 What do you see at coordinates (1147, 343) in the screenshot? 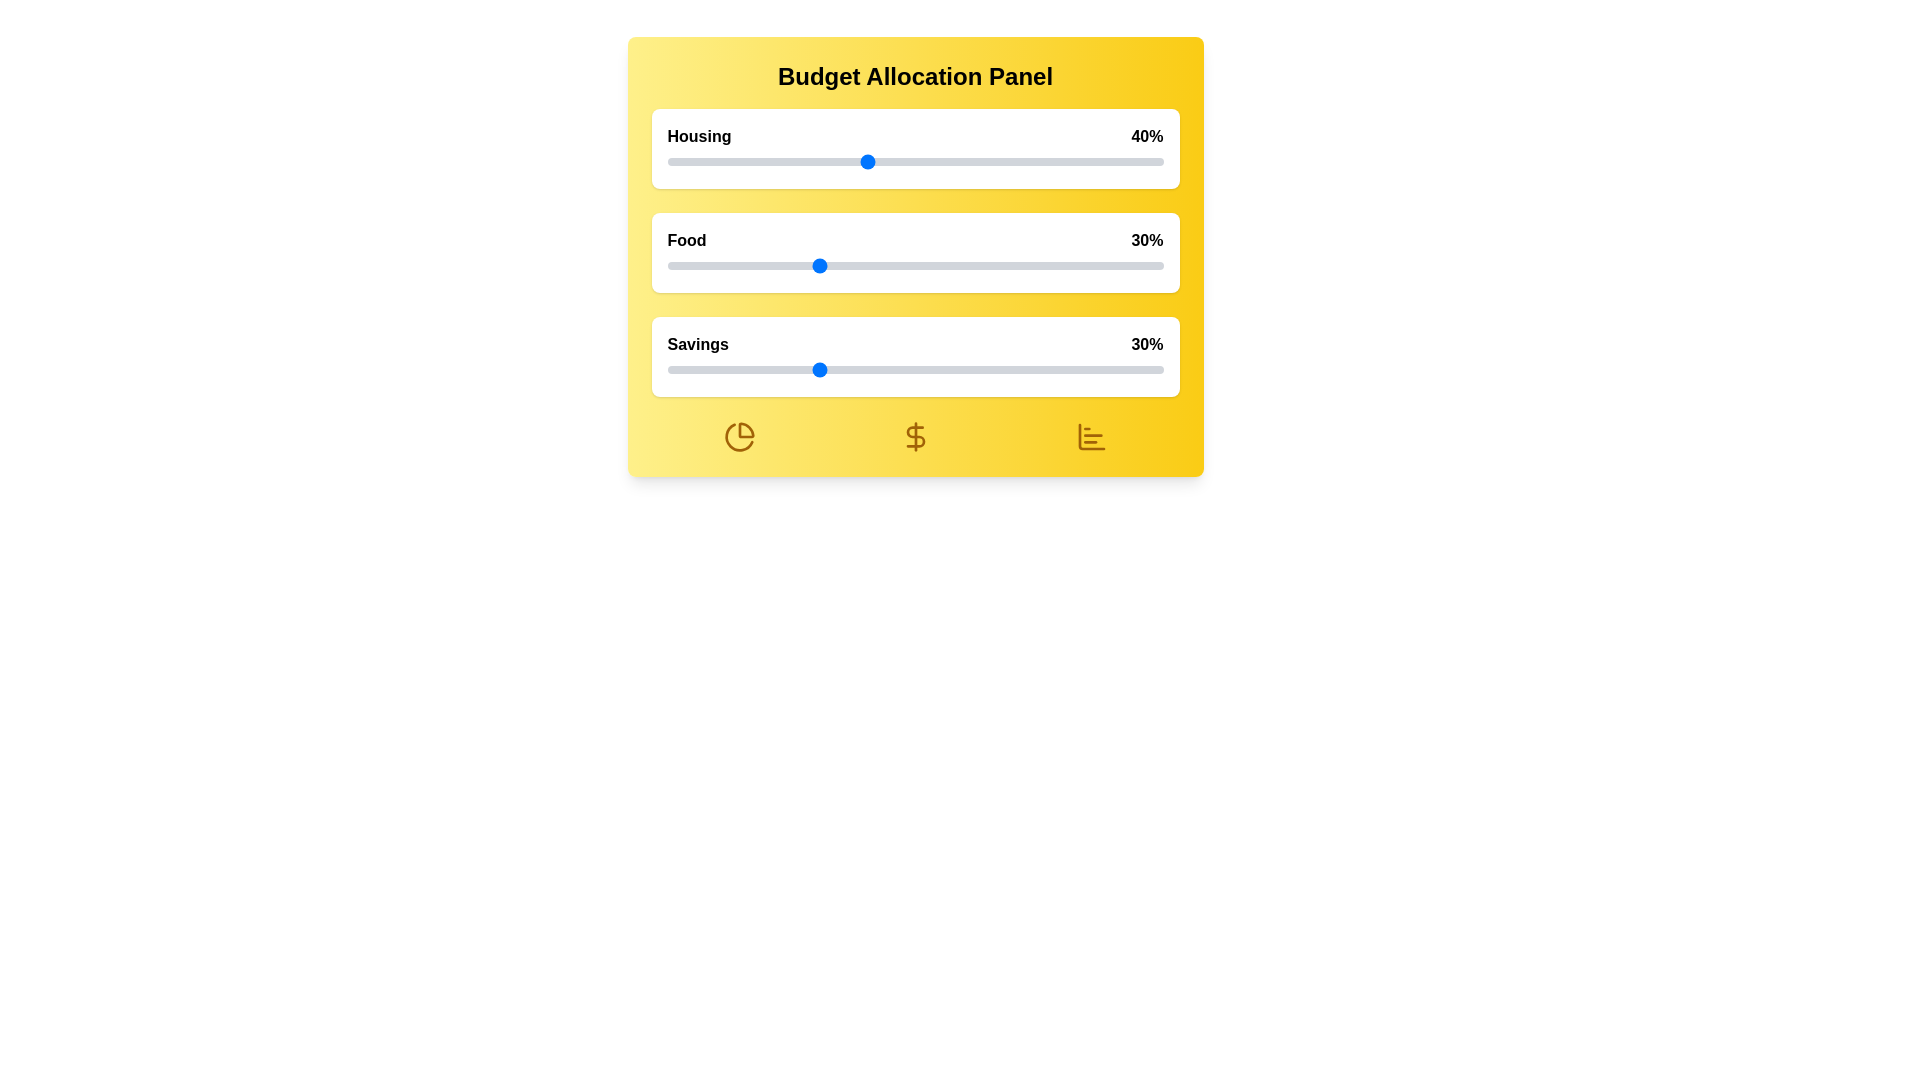
I see `the text label displaying '30%' in bold format, which is part of the budget allocation panel and located beside the slider control under the 'Savings' label` at bounding box center [1147, 343].